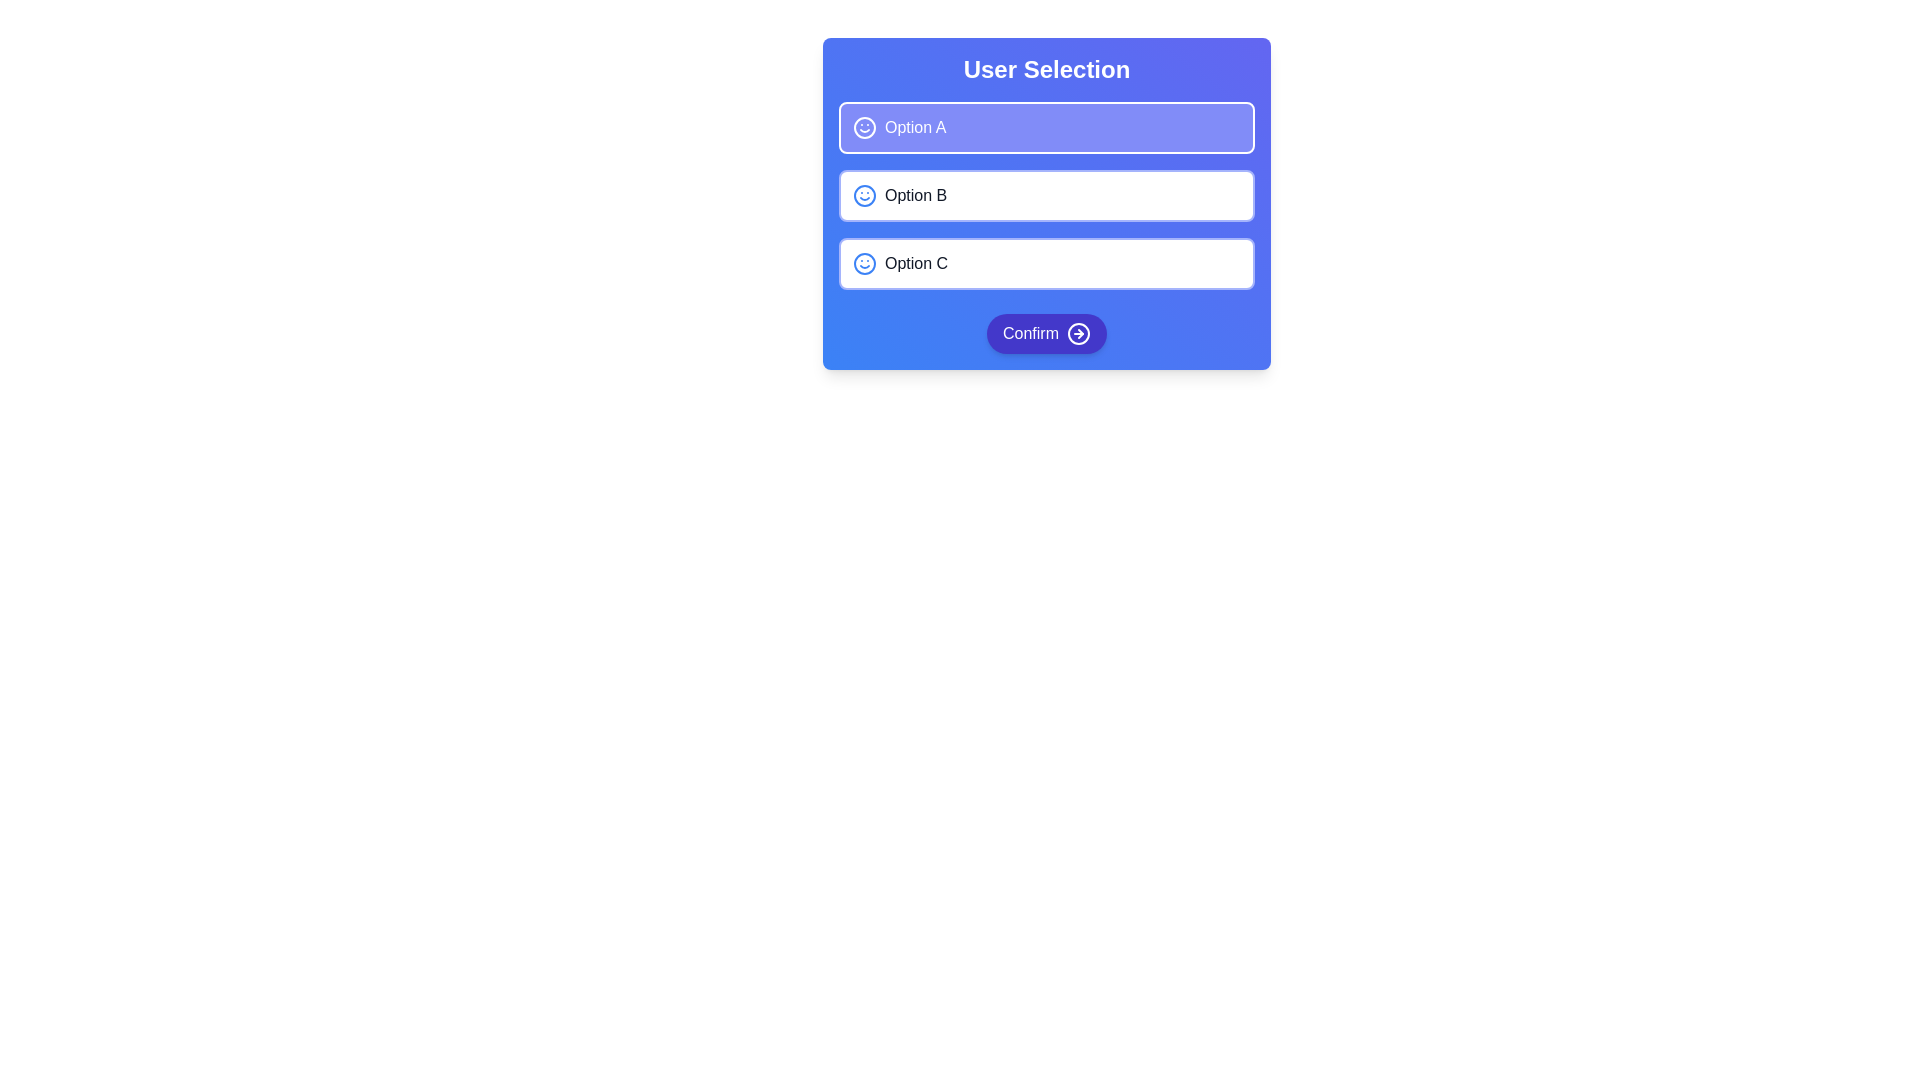 Image resolution: width=1920 pixels, height=1080 pixels. What do you see at coordinates (864, 127) in the screenshot?
I see `the circular smiley face icon located to the left of the text 'Option A' in the vertical list of selection choices` at bounding box center [864, 127].